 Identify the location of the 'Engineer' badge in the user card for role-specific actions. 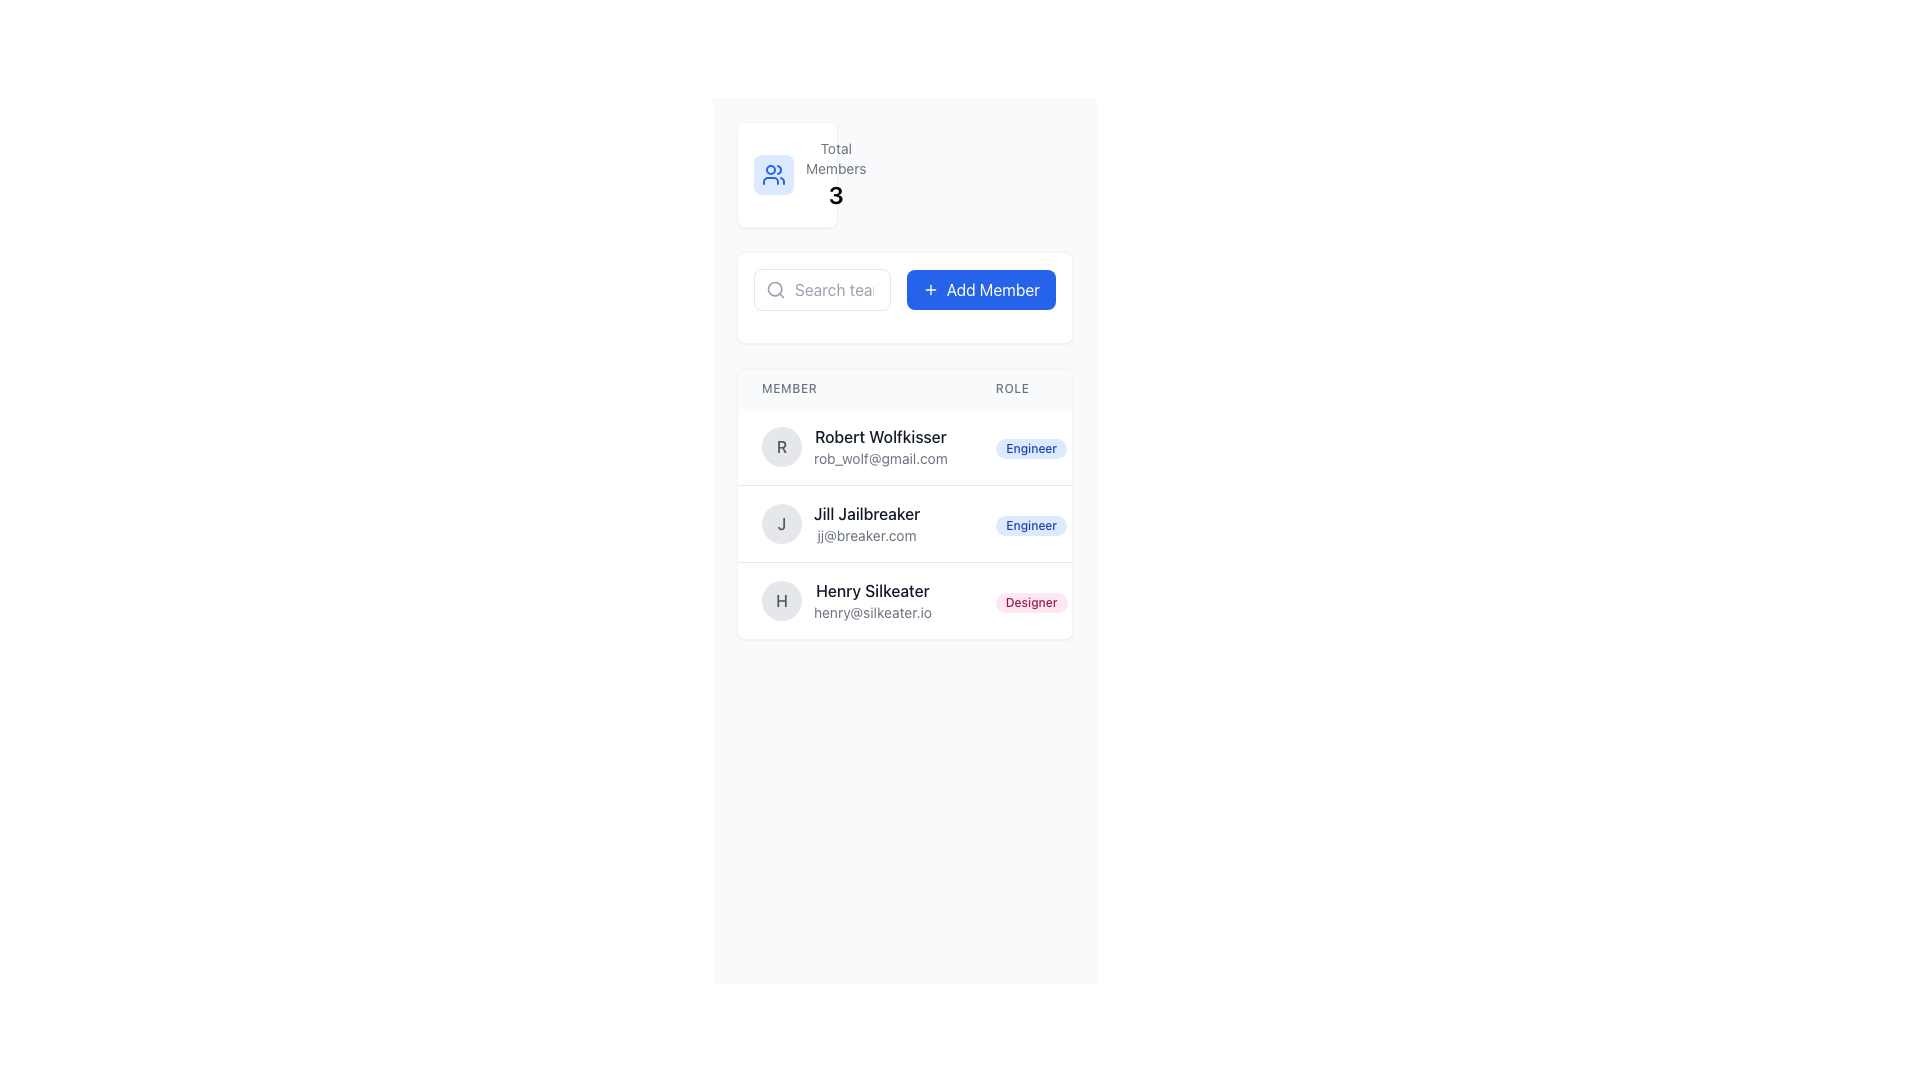
(1091, 446).